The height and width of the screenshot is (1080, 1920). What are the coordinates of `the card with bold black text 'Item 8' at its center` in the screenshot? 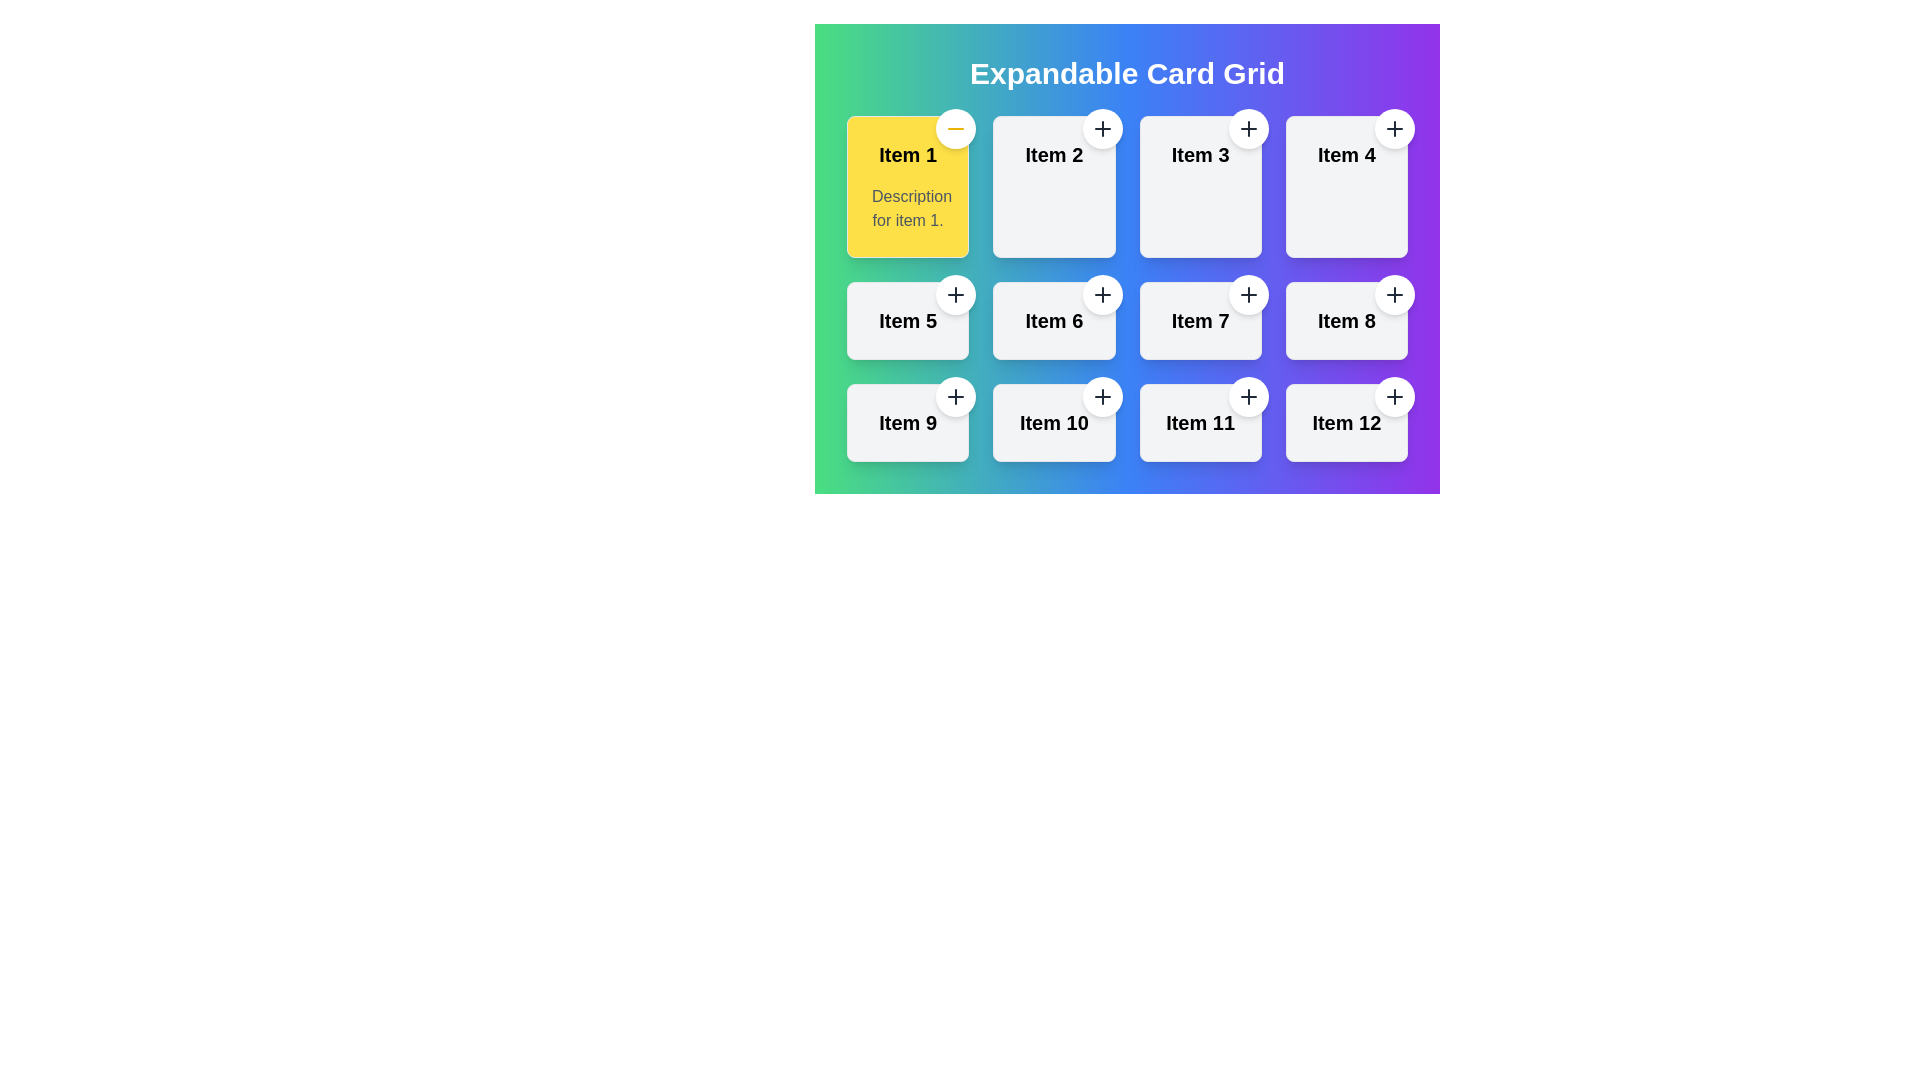 It's located at (1346, 319).